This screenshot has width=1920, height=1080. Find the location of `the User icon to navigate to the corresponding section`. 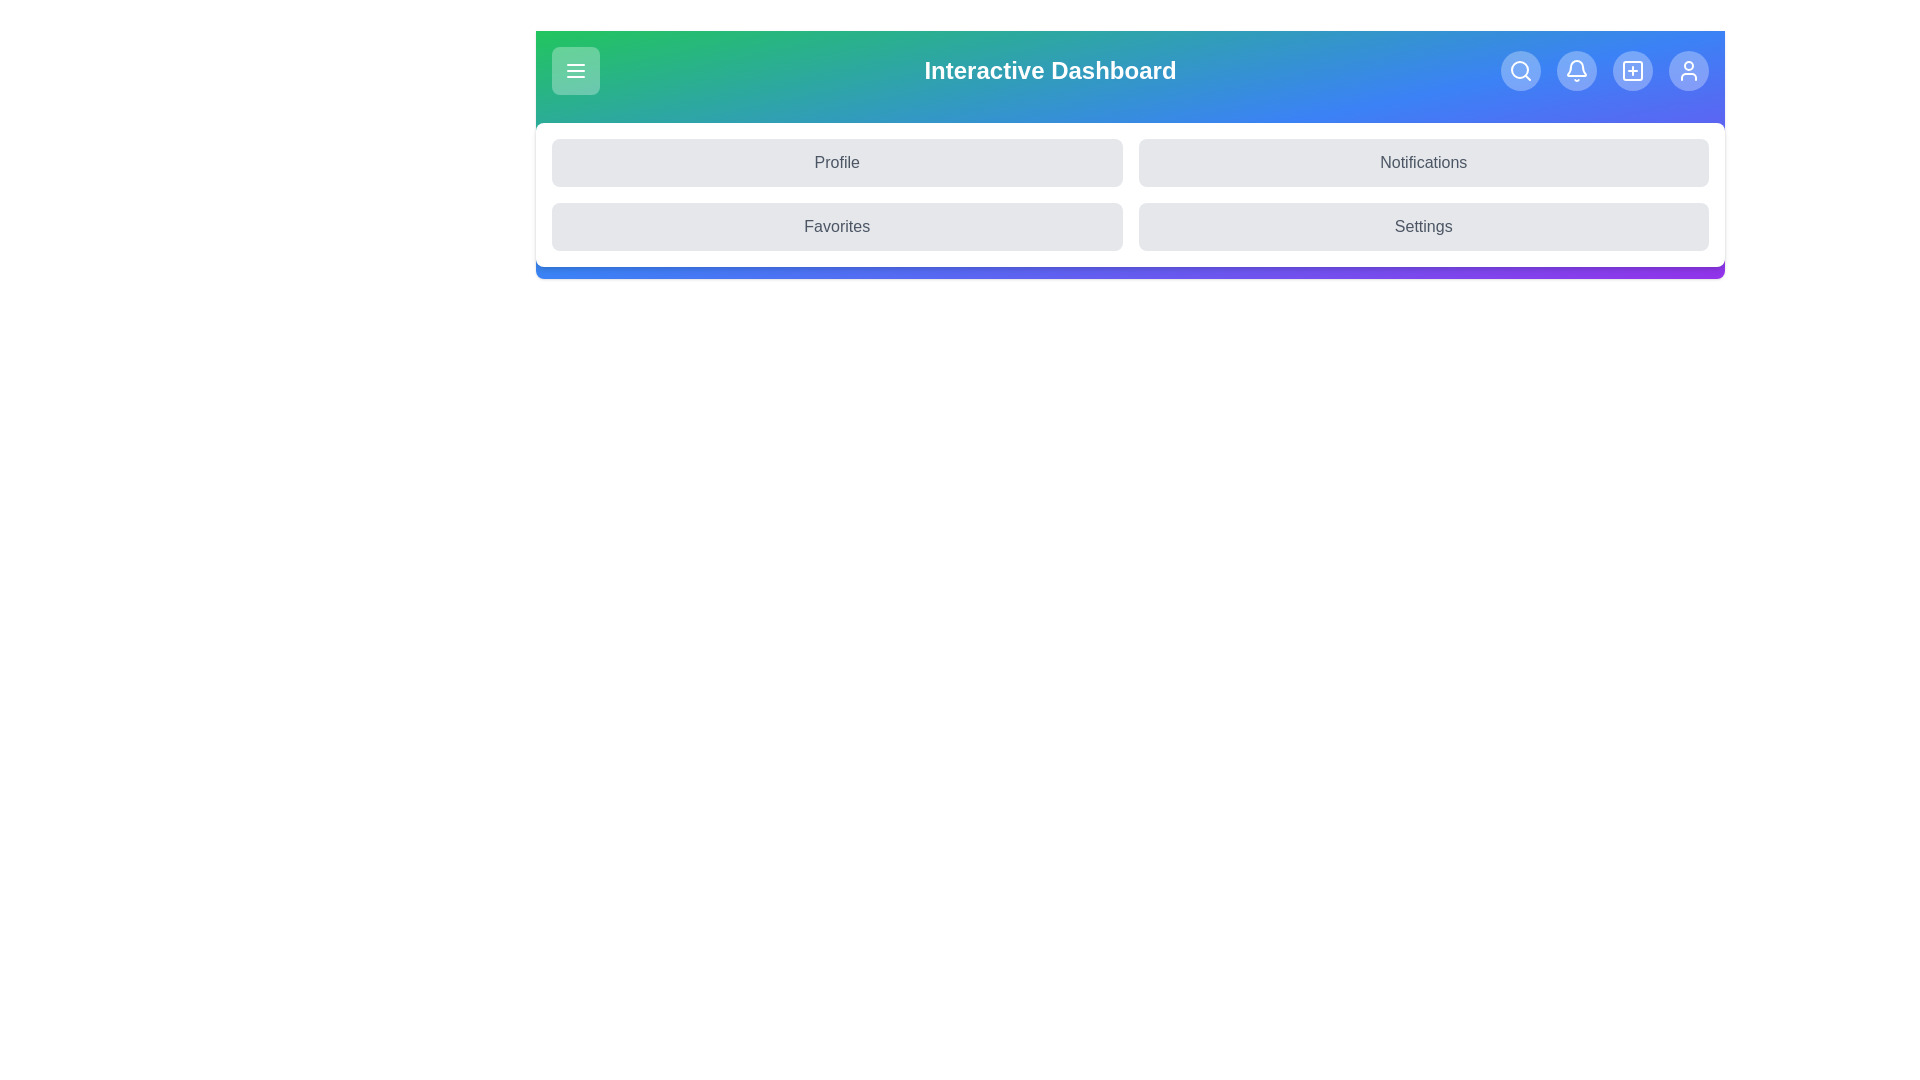

the User icon to navigate to the corresponding section is located at coordinates (1688, 69).